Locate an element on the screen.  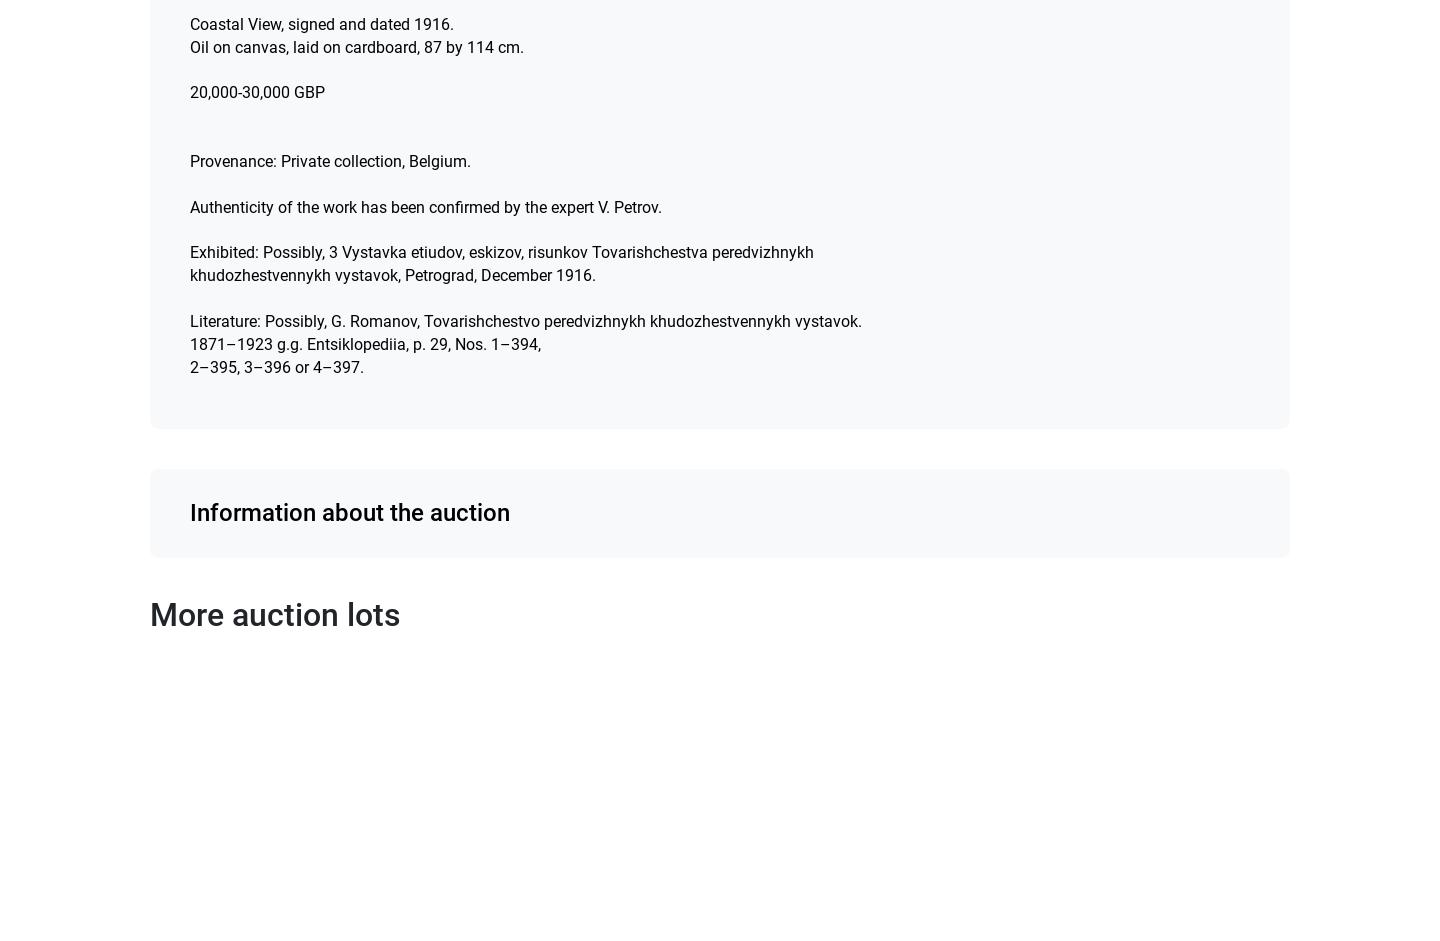
'Exhibited: Possibly, 3 Vystavka etiudov, eskizov, risunkov Tovarishchestva peredvizhnykh khudozhestvennykh vystavok, Petrograd, December 1916.' is located at coordinates (500, 264).